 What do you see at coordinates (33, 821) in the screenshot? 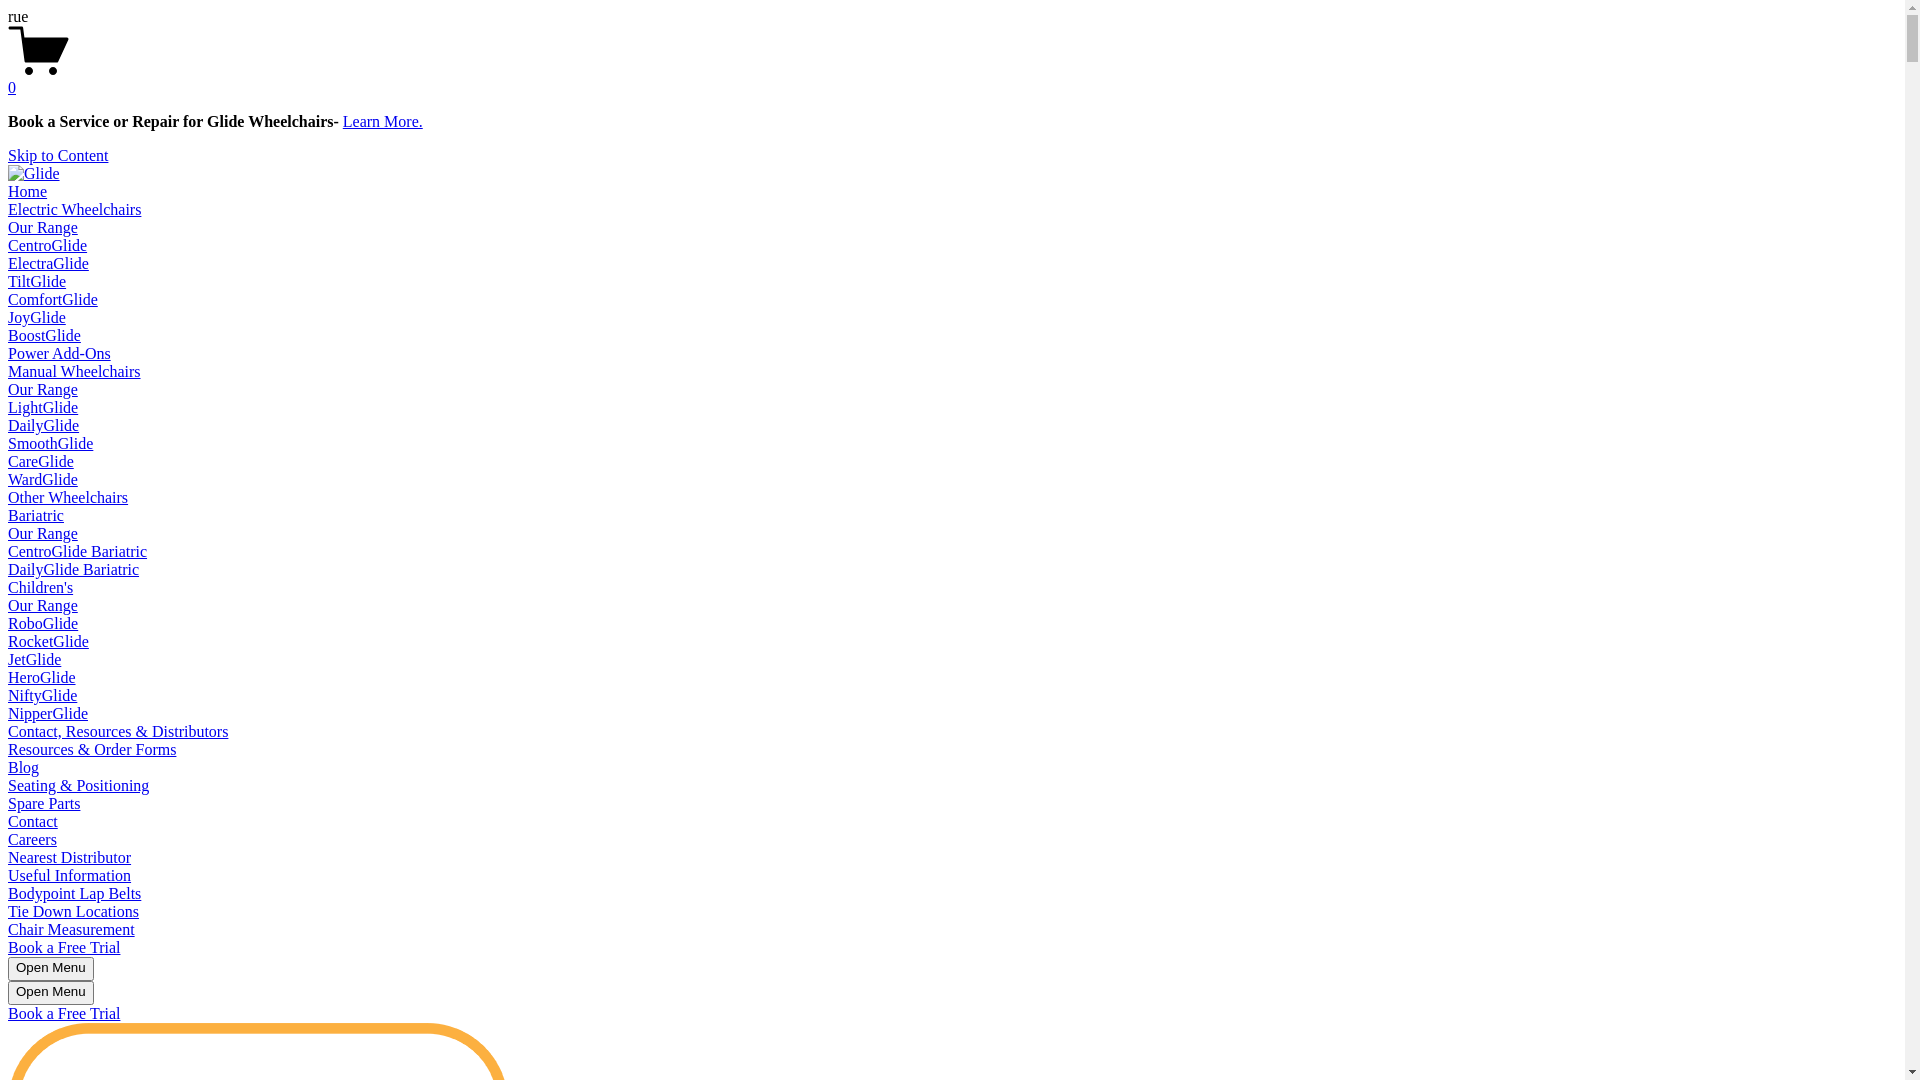
I see `'Contact'` at bounding box center [33, 821].